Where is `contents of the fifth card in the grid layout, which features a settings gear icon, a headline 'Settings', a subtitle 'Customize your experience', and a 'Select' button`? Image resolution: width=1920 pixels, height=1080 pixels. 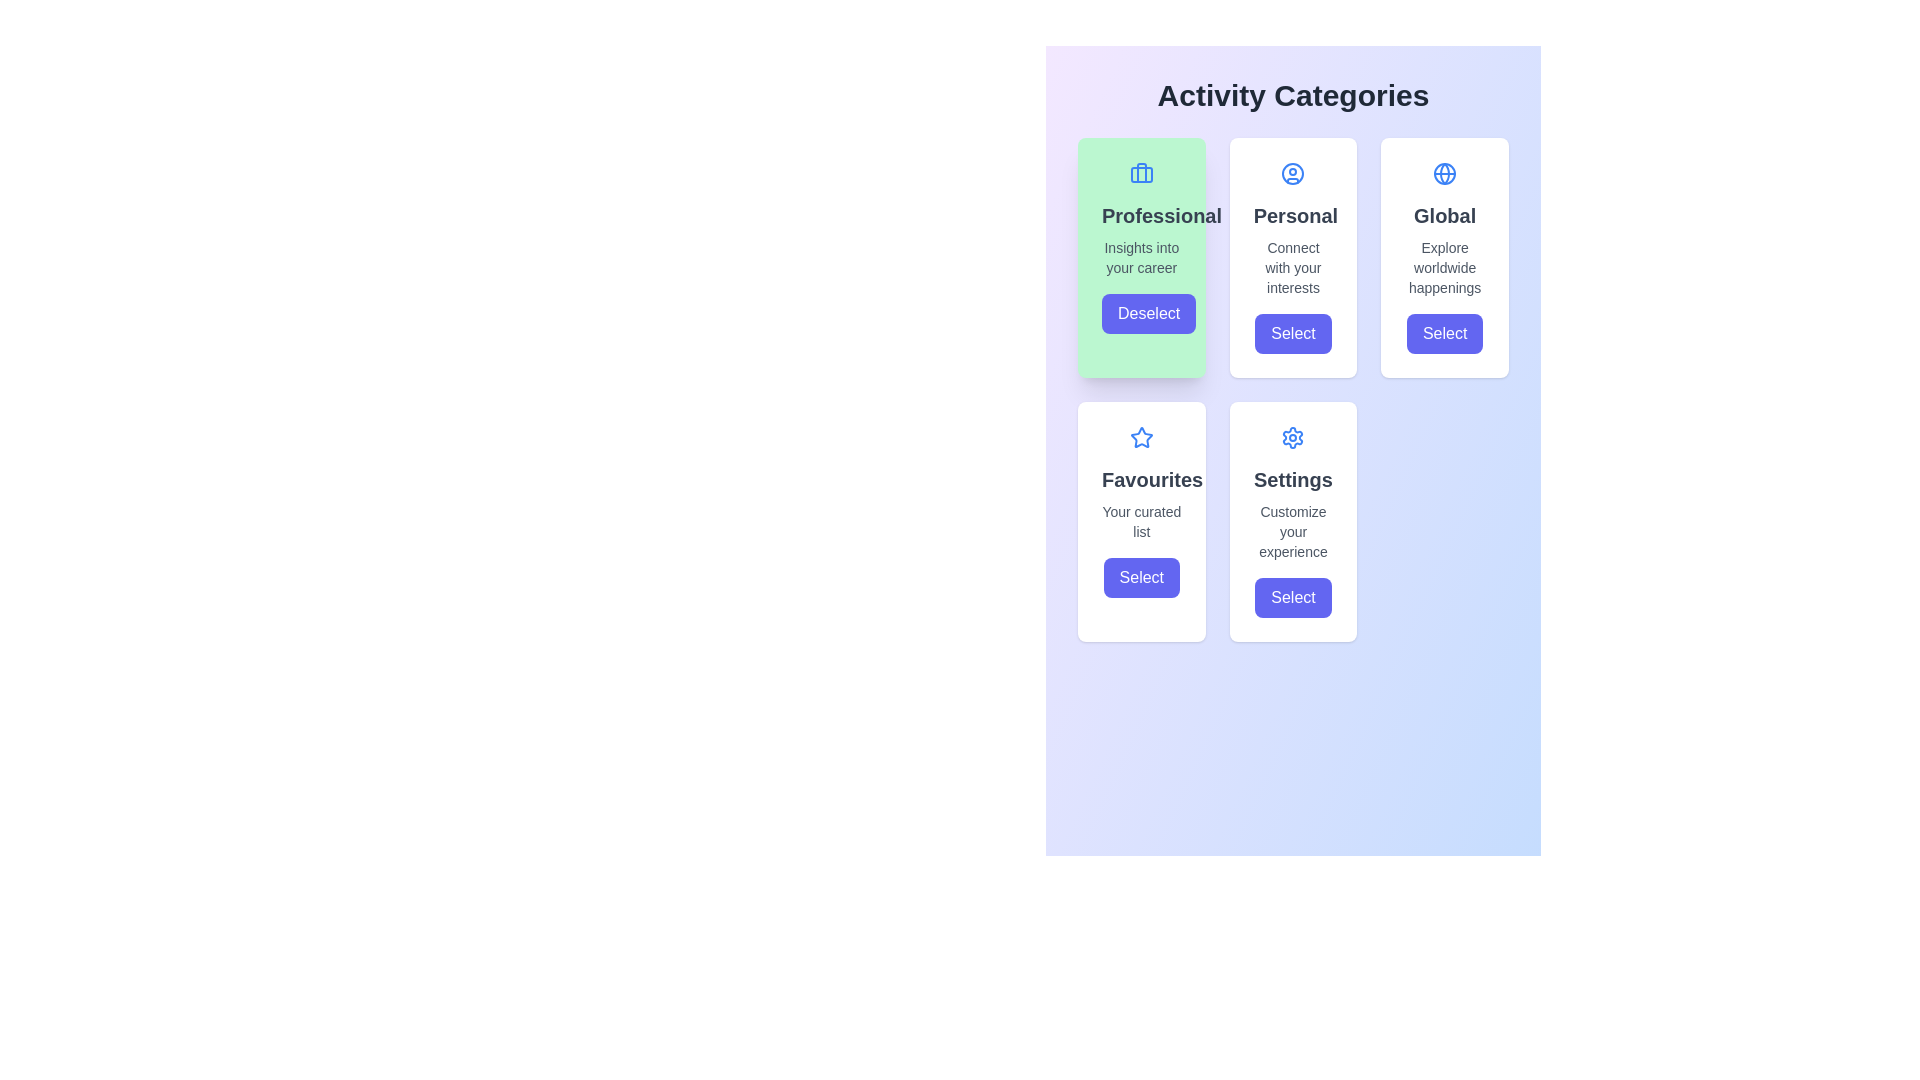
contents of the fifth card in the grid layout, which features a settings gear icon, a headline 'Settings', a subtitle 'Customize your experience', and a 'Select' button is located at coordinates (1293, 520).